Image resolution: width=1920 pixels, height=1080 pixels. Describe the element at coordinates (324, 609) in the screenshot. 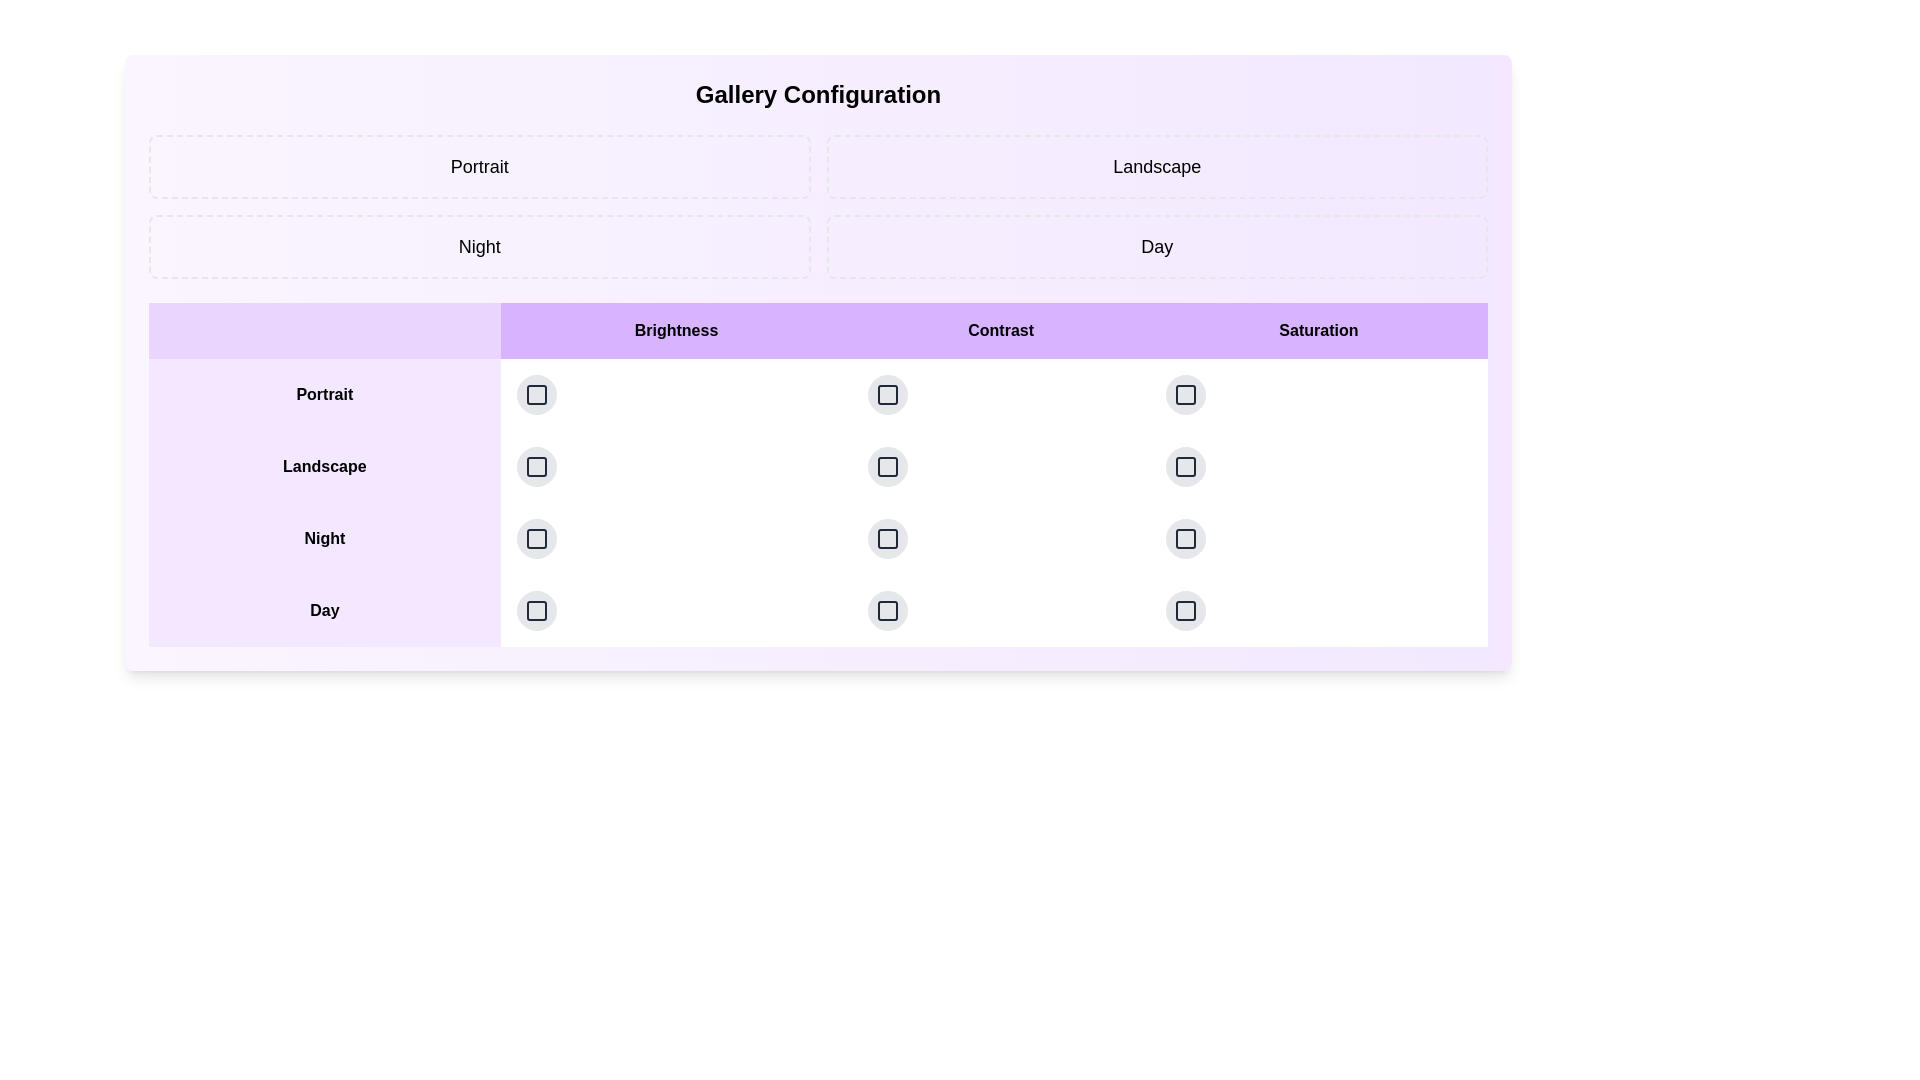

I see `the Static Label displaying the word 'Day', which is the last item in a vertical list of labels under a light purple section heading` at that location.